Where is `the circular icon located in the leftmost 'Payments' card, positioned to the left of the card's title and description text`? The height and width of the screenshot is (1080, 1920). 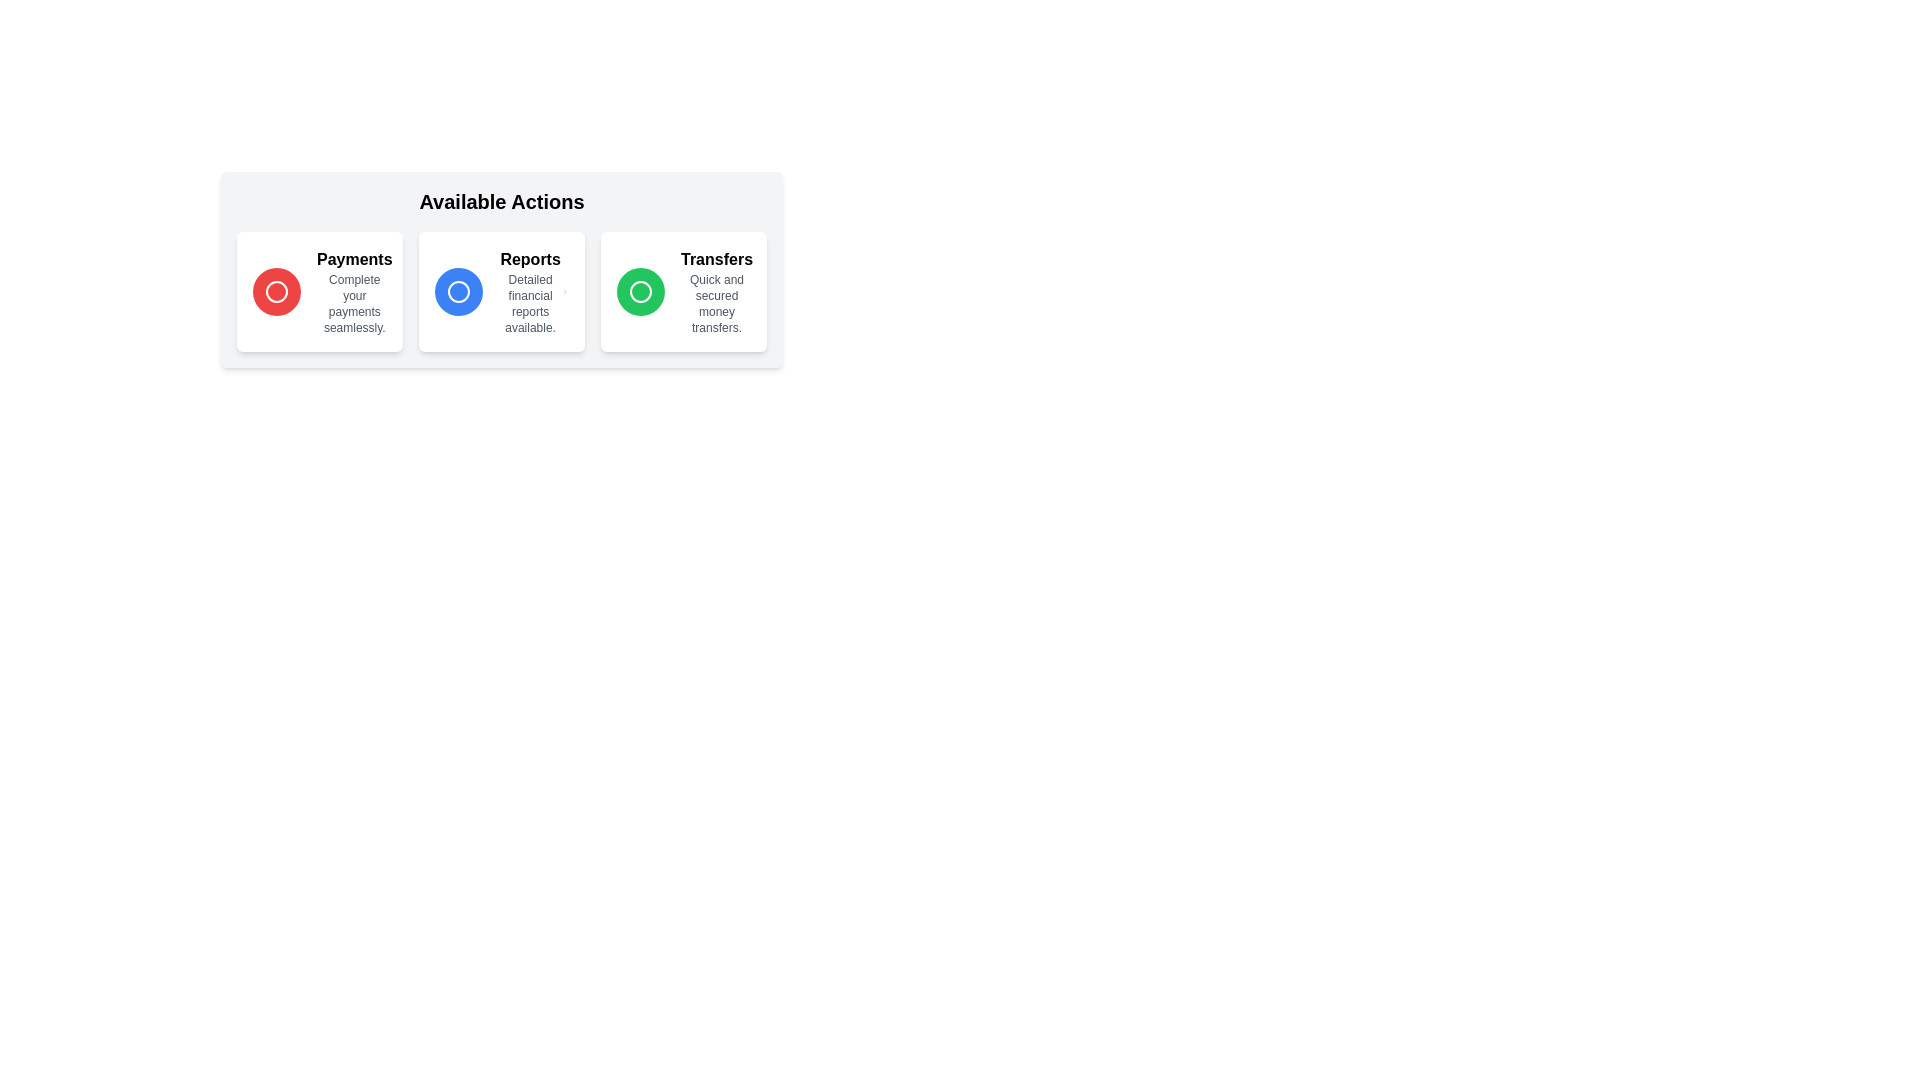
the circular icon located in the leftmost 'Payments' card, positioned to the left of the card's title and description text is located at coordinates (276, 292).